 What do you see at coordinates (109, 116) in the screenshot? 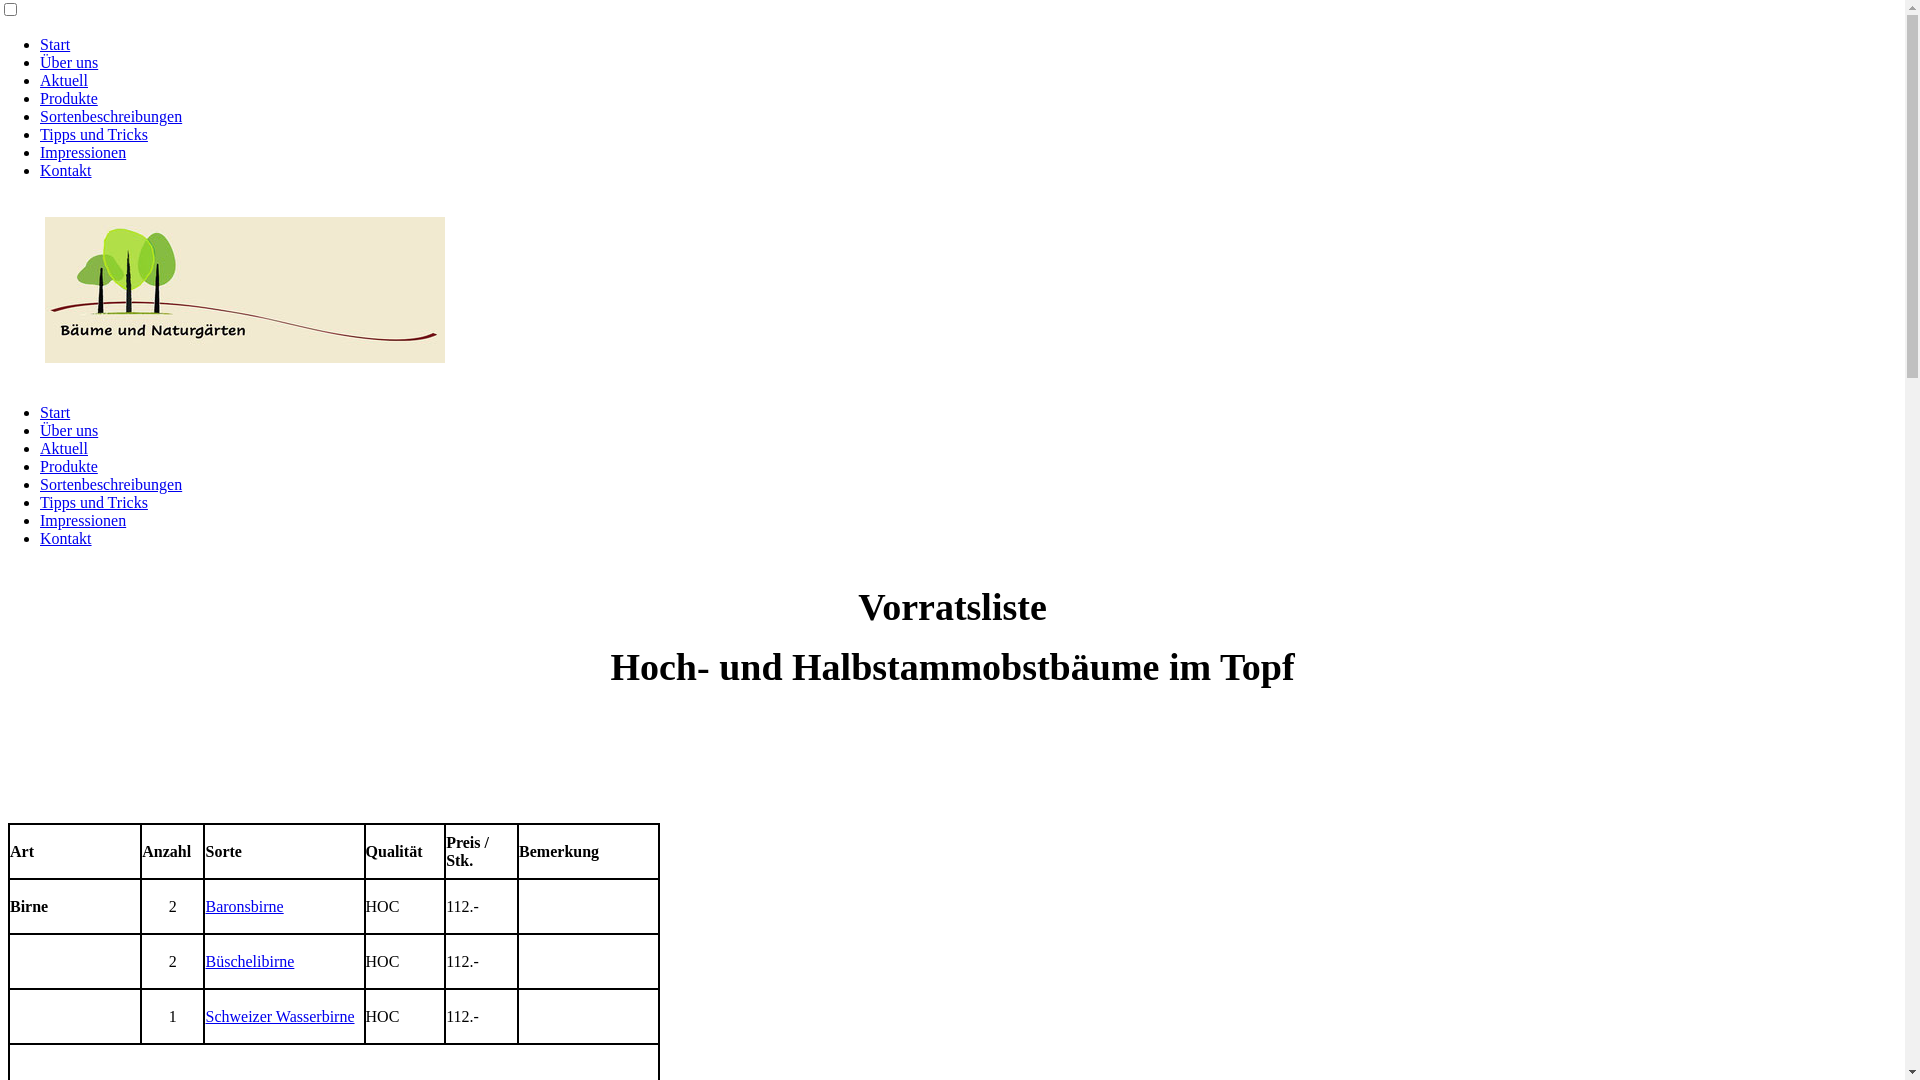
I see `'Sortenbeschreibungen'` at bounding box center [109, 116].